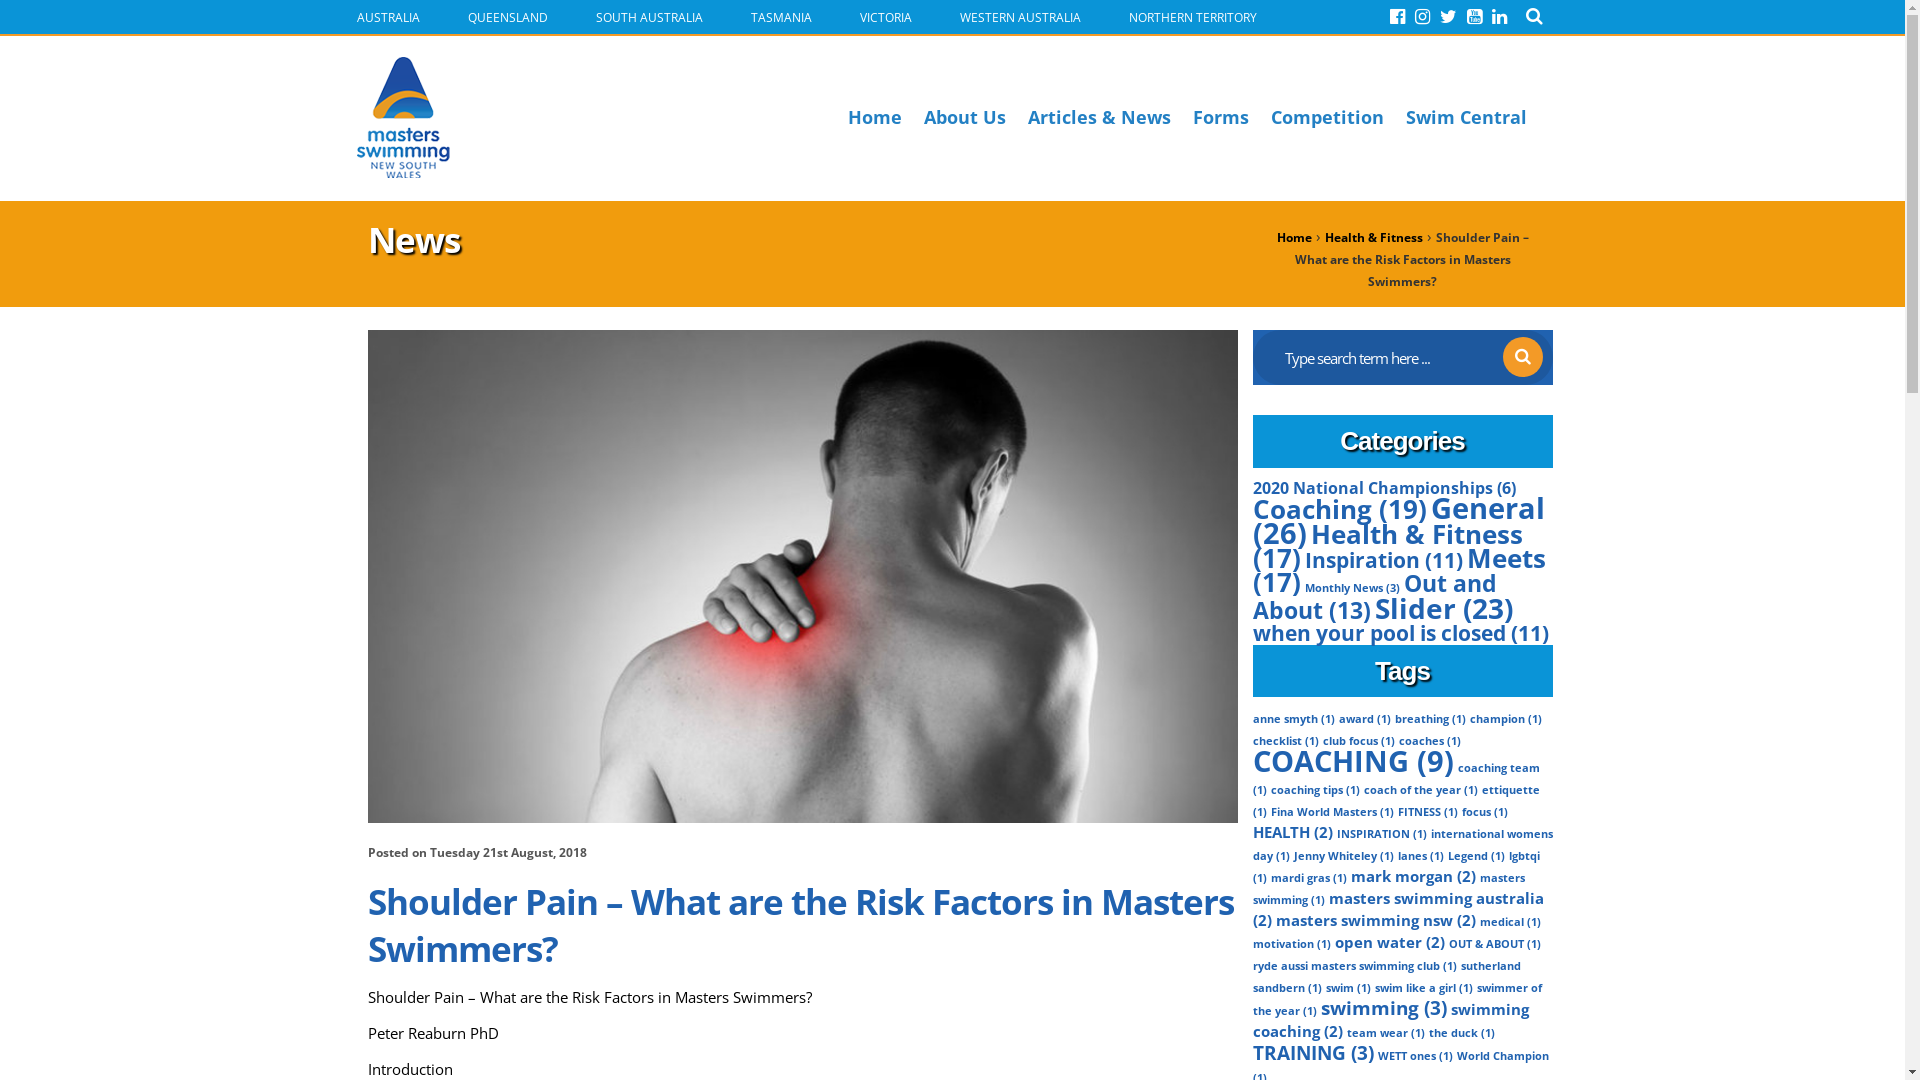  What do you see at coordinates (1018, 15) in the screenshot?
I see `'WESTERN AUSTRALIA'` at bounding box center [1018, 15].